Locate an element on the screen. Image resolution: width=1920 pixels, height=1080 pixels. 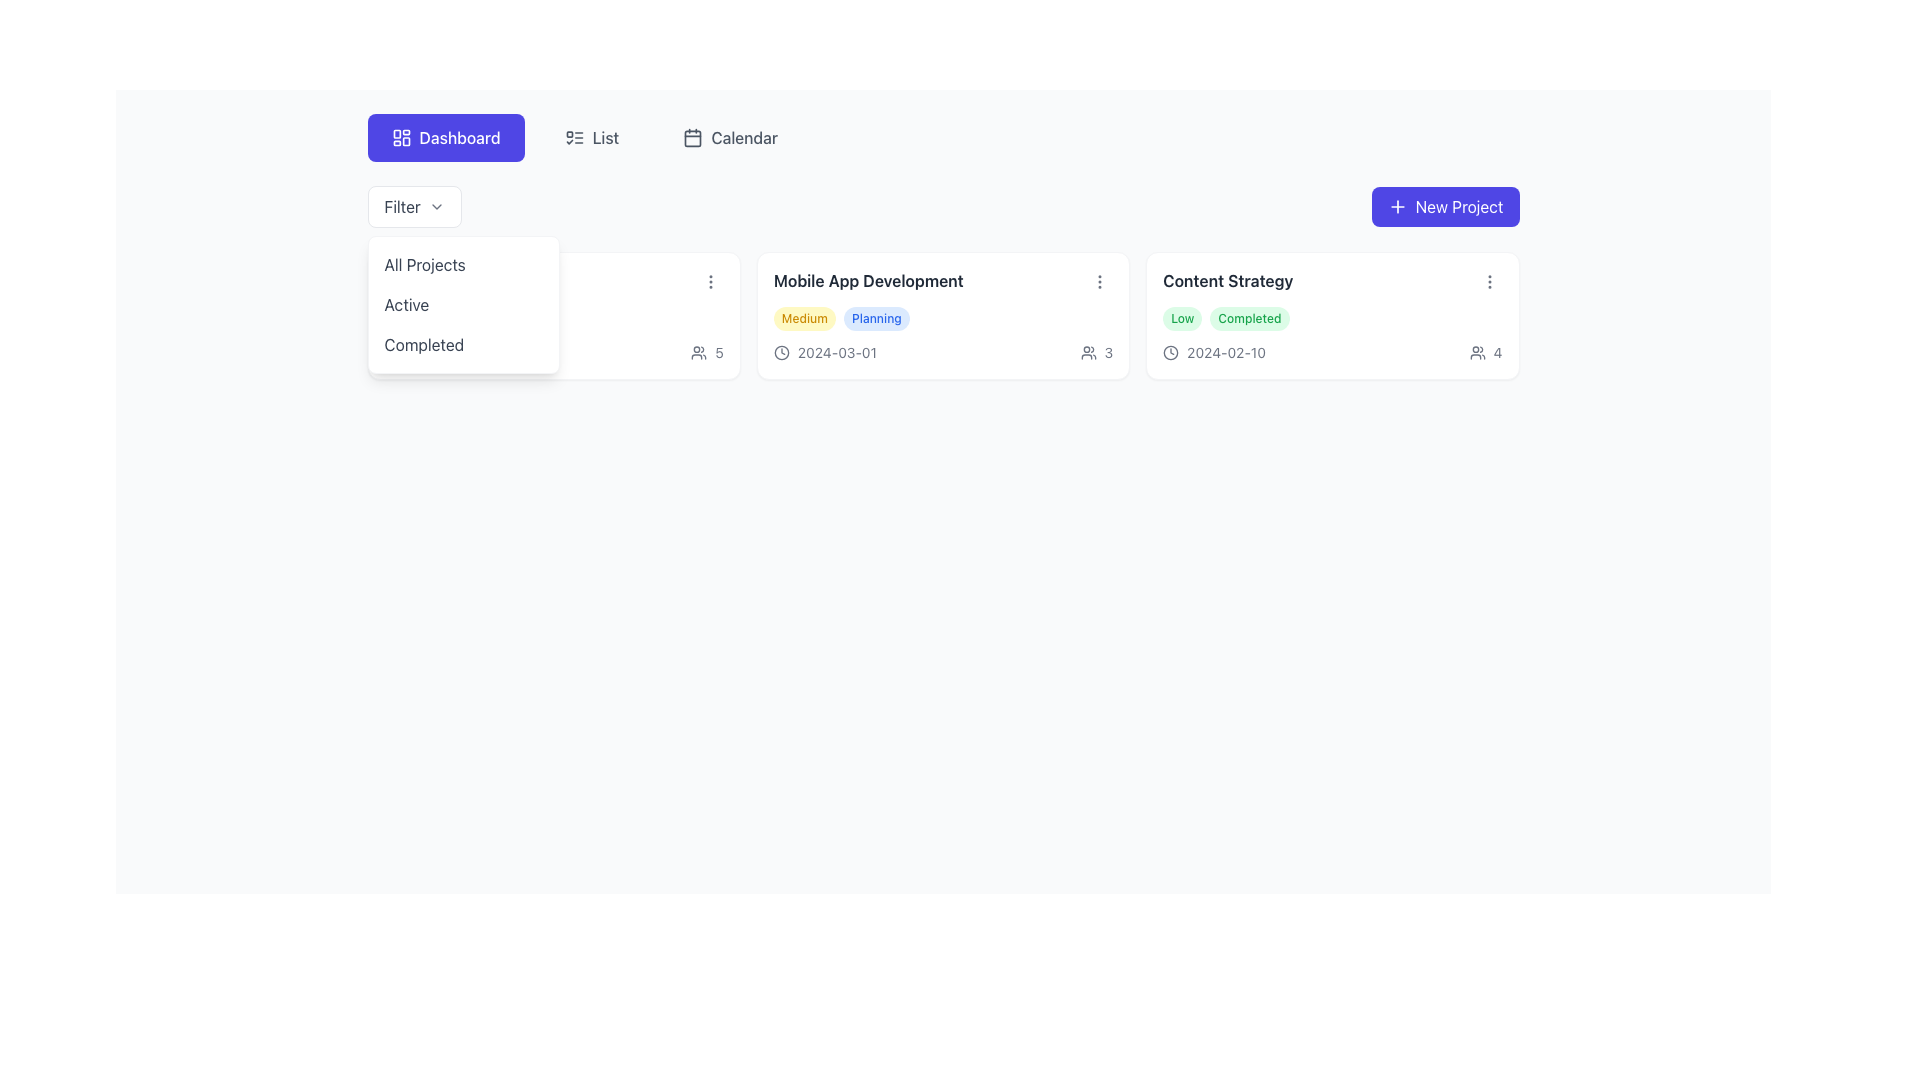
the grid-like icon featuring four squares with alternating filled and outlined styles, which is located in the top-left section of the interface within the 'Dashboard' component is located at coordinates (400, 137).